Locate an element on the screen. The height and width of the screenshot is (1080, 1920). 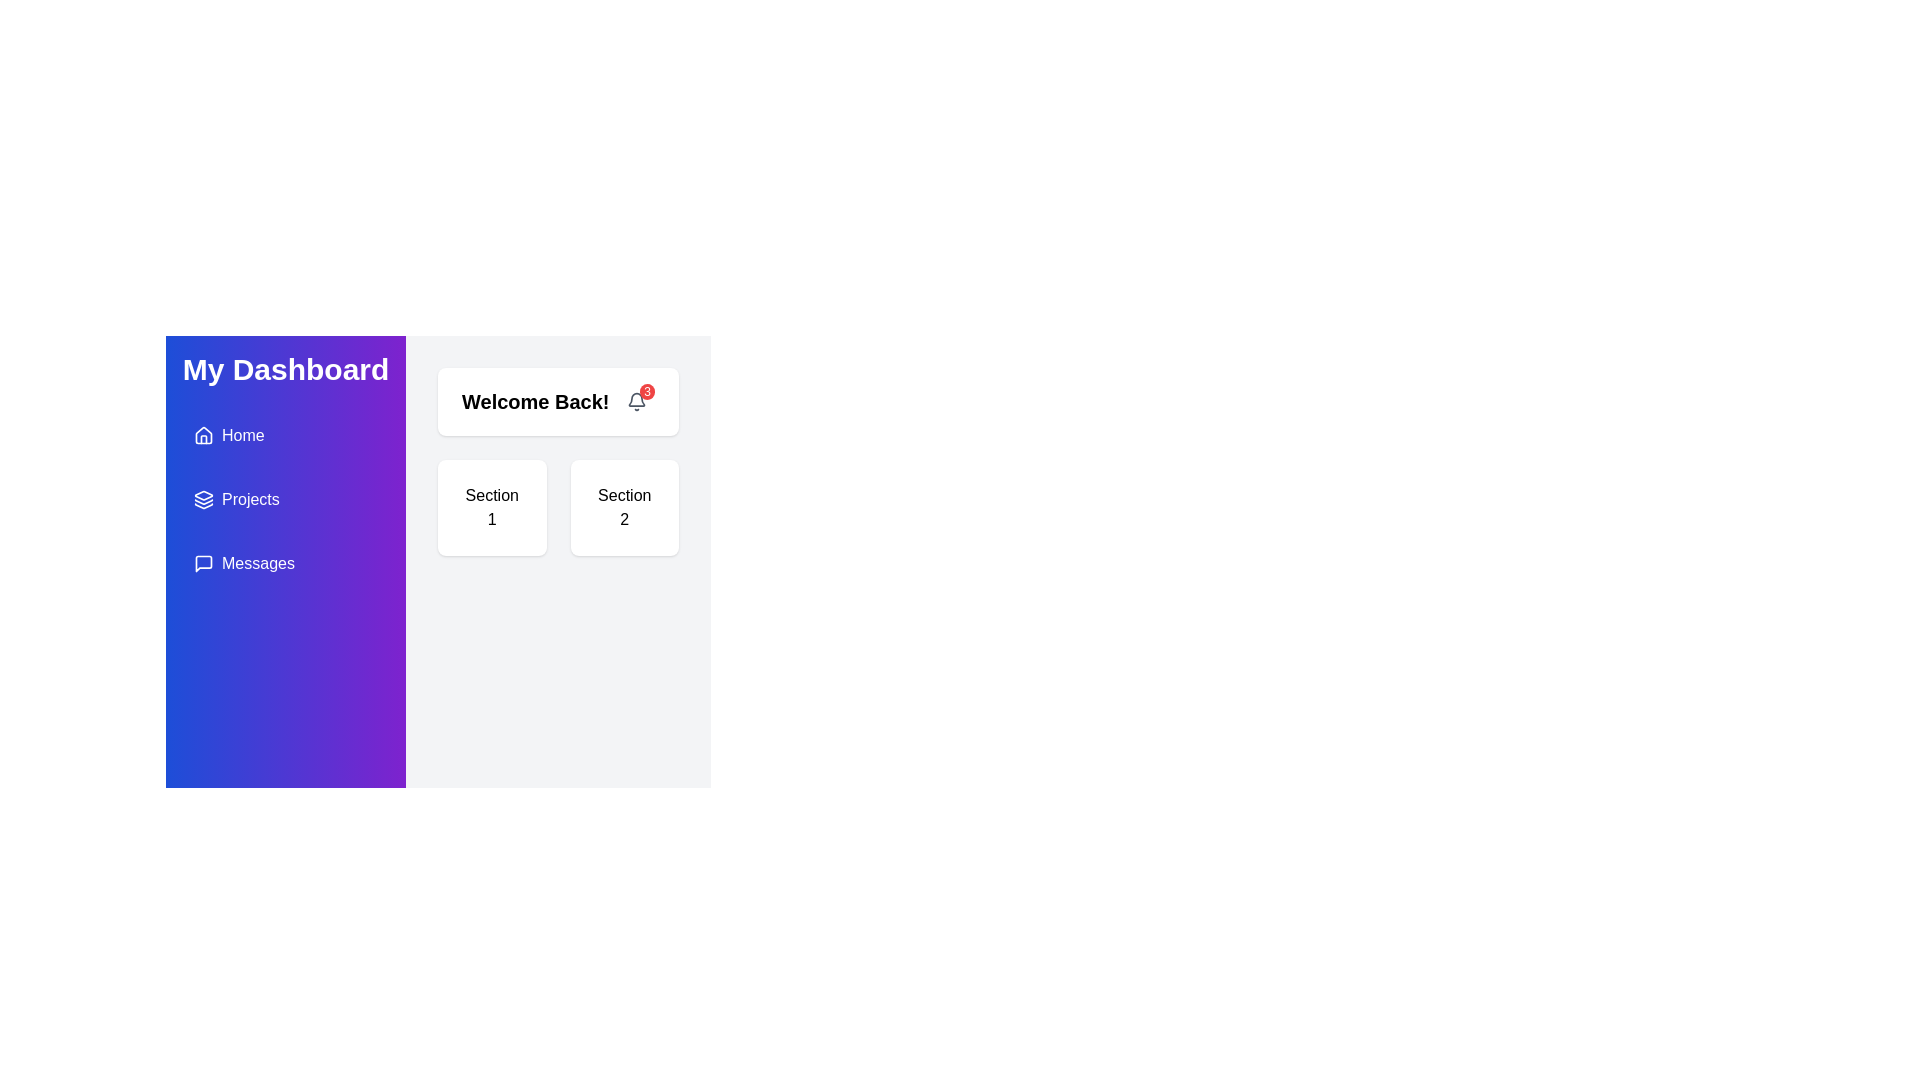
the bottom-most segment of the SVG graphic in the sidebar under the 'Projects' section of the dashboard interface is located at coordinates (203, 505).